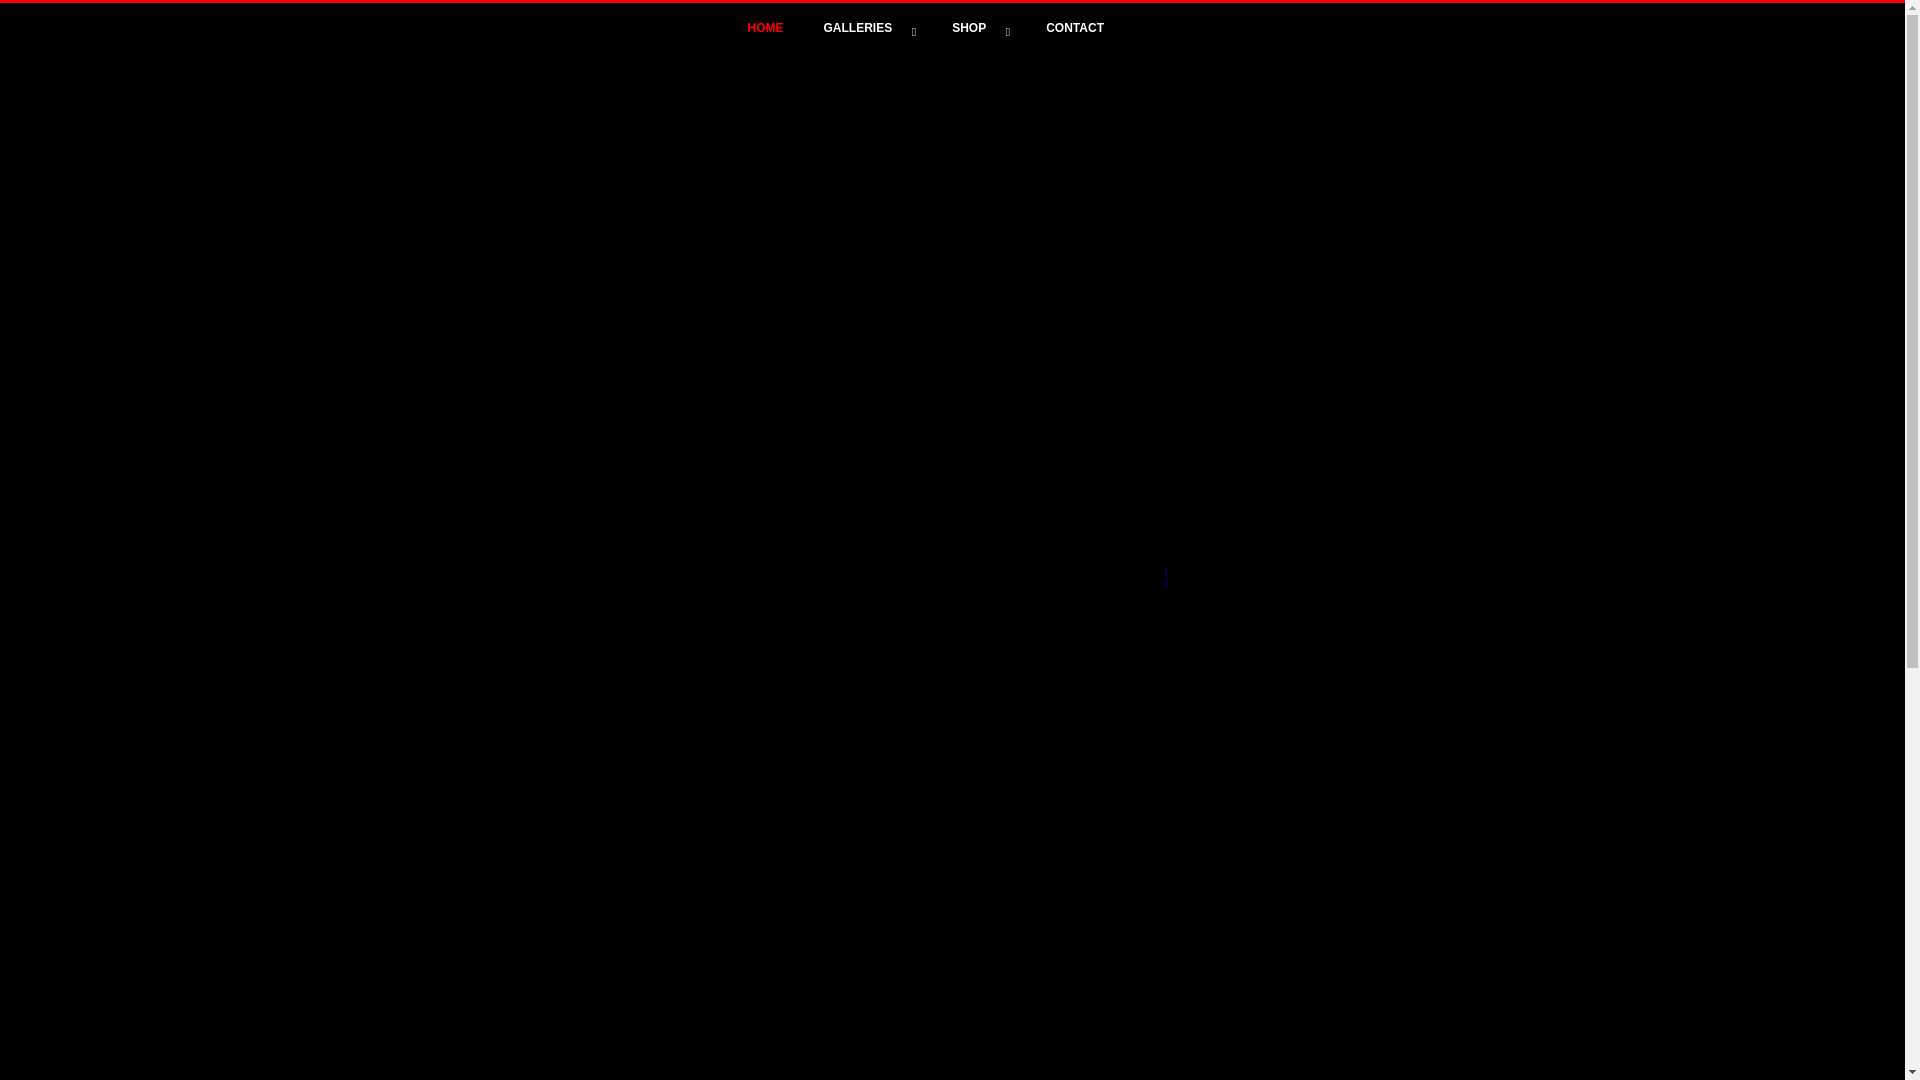 The height and width of the screenshot is (1080, 1920). I want to click on 'HOME', so click(765, 27).